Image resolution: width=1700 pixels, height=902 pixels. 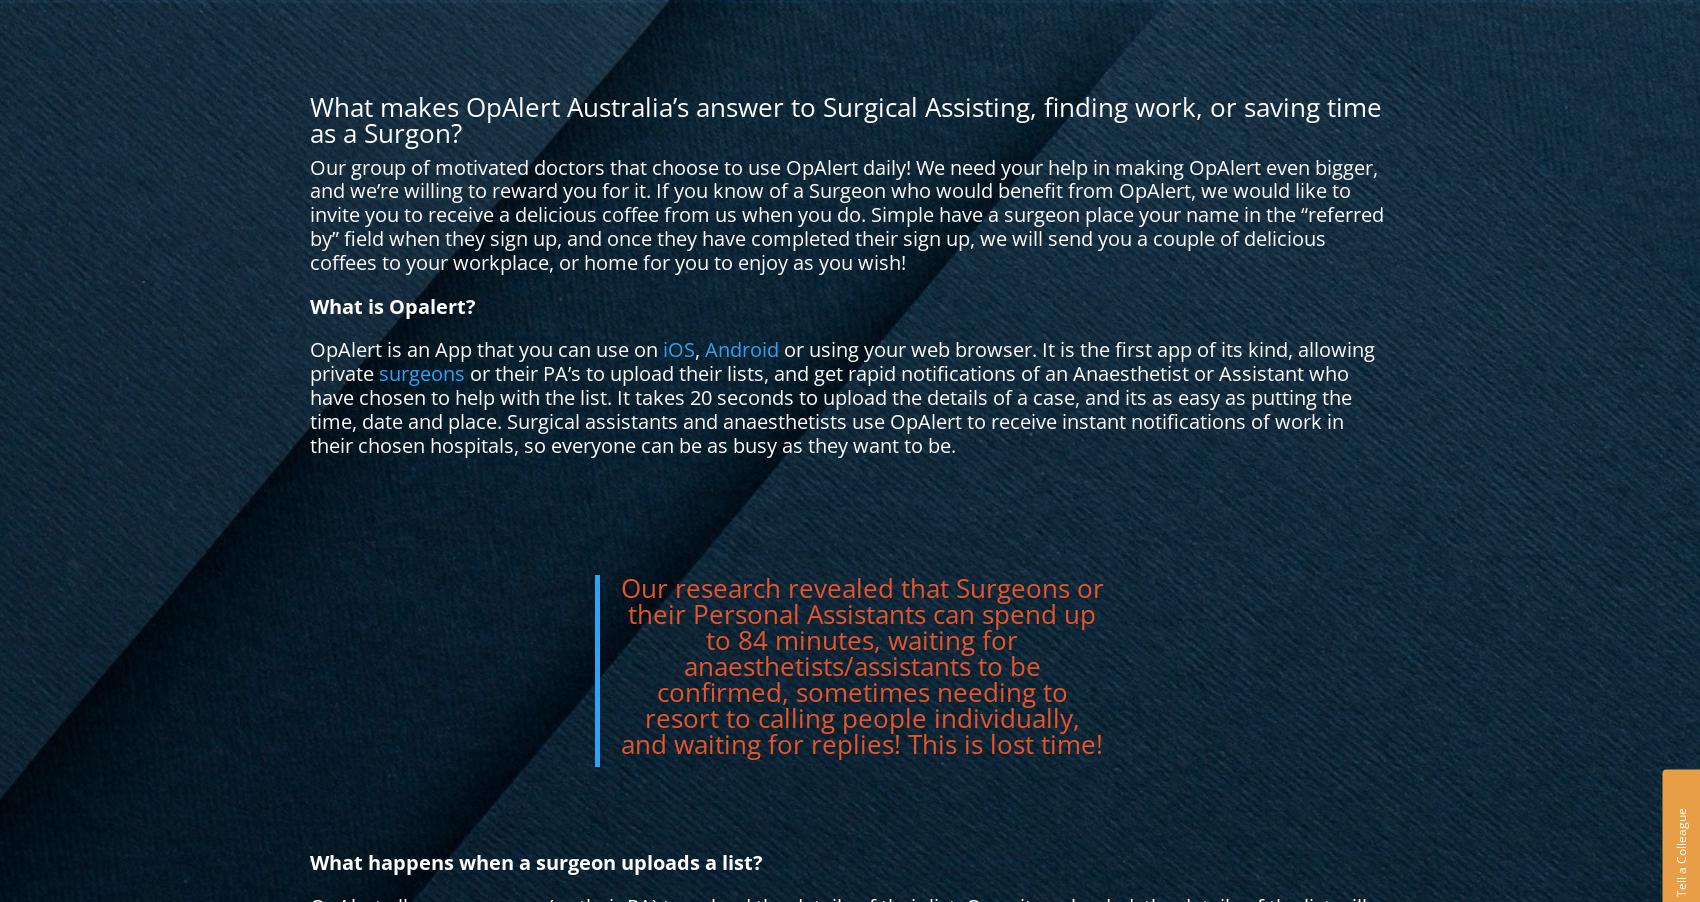 What do you see at coordinates (829, 408) in the screenshot?
I see `'or their PA’s to upload their lists, and get rapid notifications of an Anaesthetist or Assistant who have chosen to help with the list. It takes 20 seconds to upload the details of a case, and its as easy as putting the time, date and place. Surgical assistants and anaesthetists use OpAlert to receive instant notifications of work in their chosen hospitals, so everyone can be as busy as they want to be.'` at bounding box center [829, 408].